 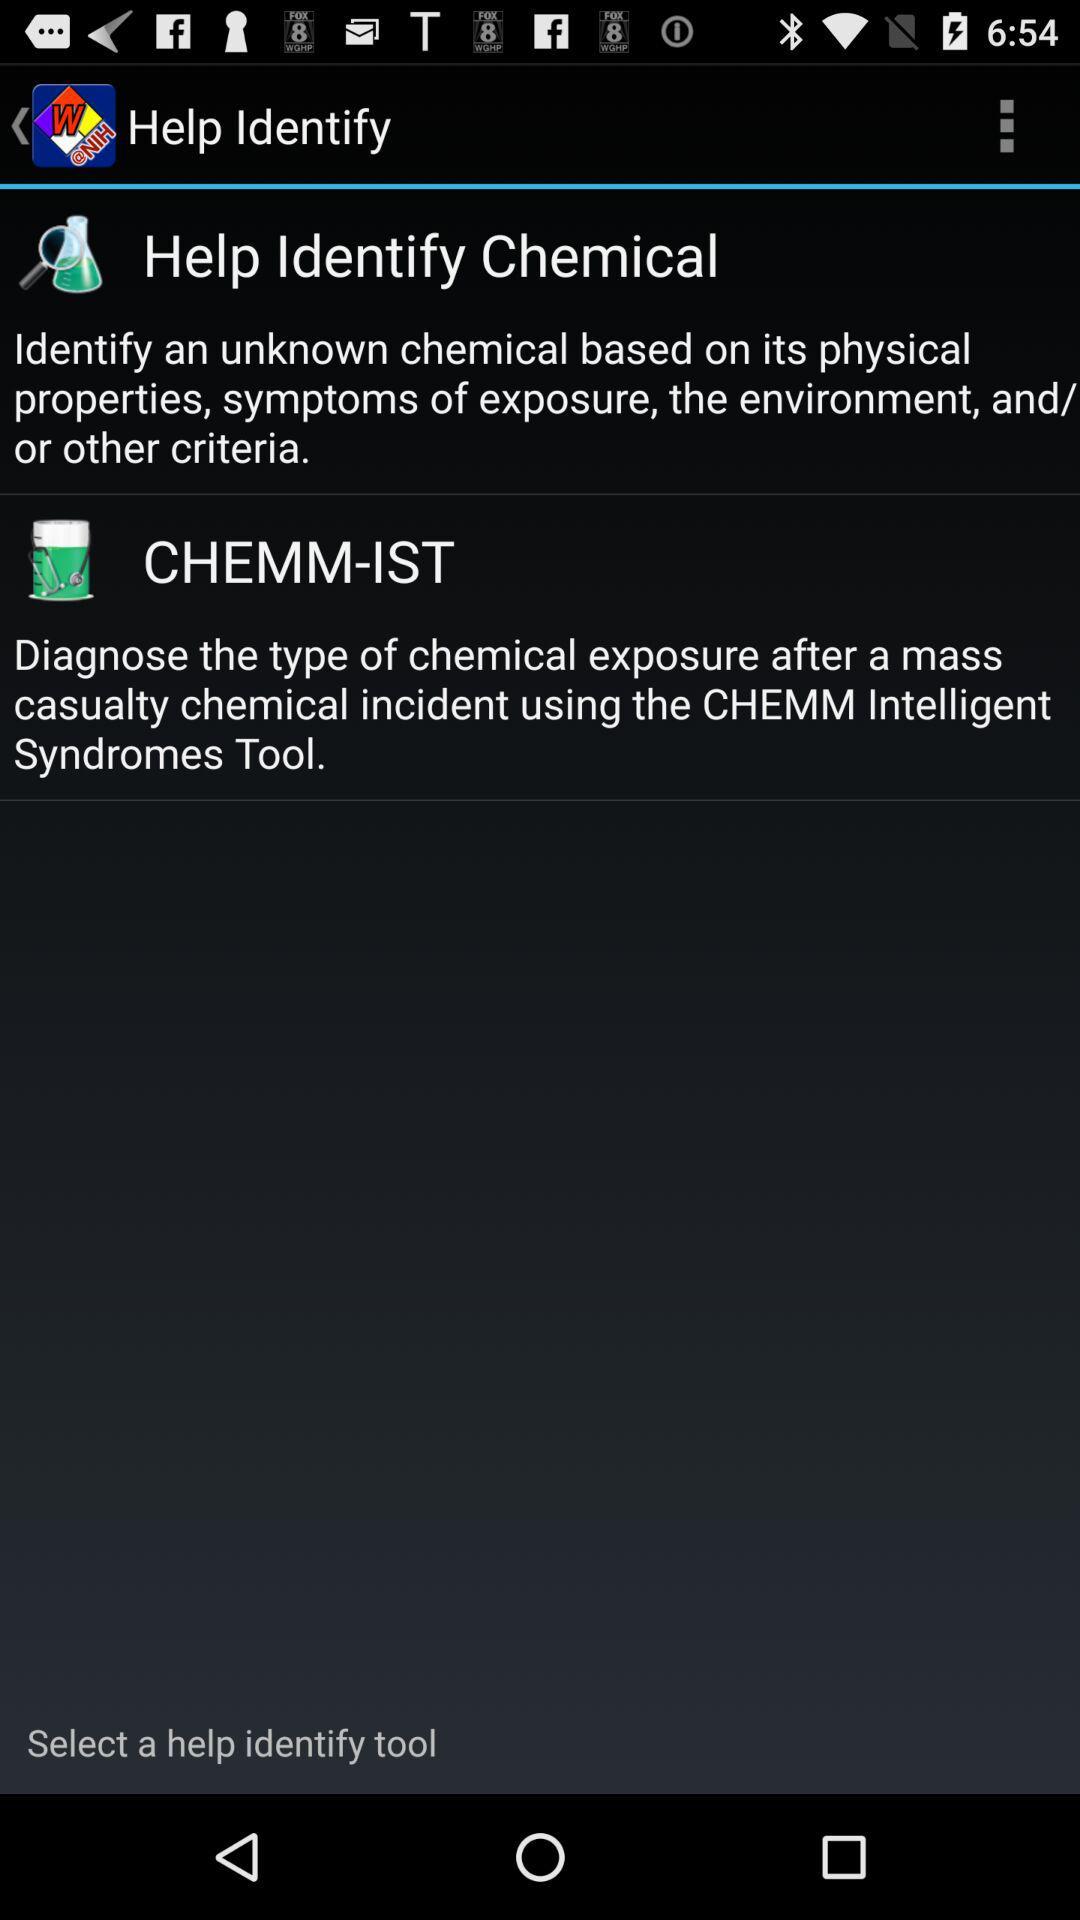 What do you see at coordinates (587, 559) in the screenshot?
I see `chemm-ist icon` at bounding box center [587, 559].